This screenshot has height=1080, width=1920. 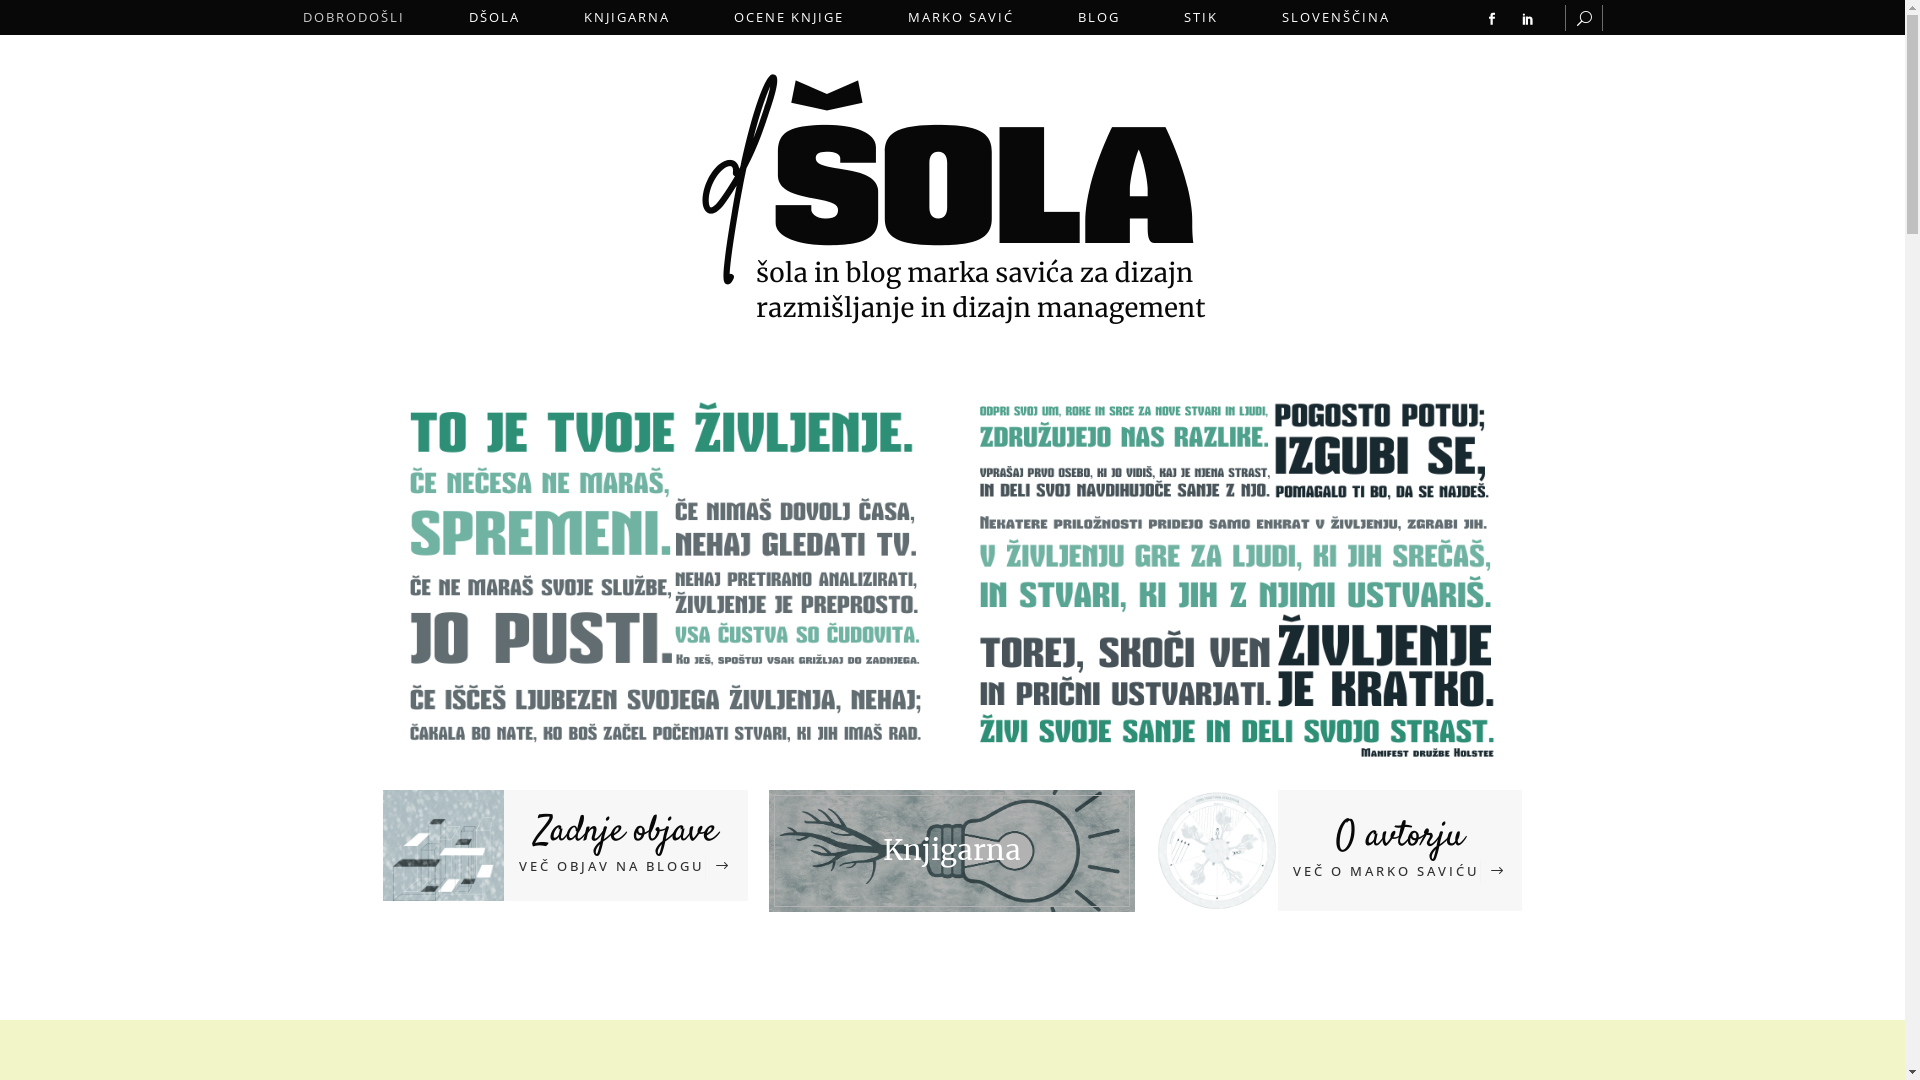 What do you see at coordinates (1098, 17) in the screenshot?
I see `'BLOG'` at bounding box center [1098, 17].